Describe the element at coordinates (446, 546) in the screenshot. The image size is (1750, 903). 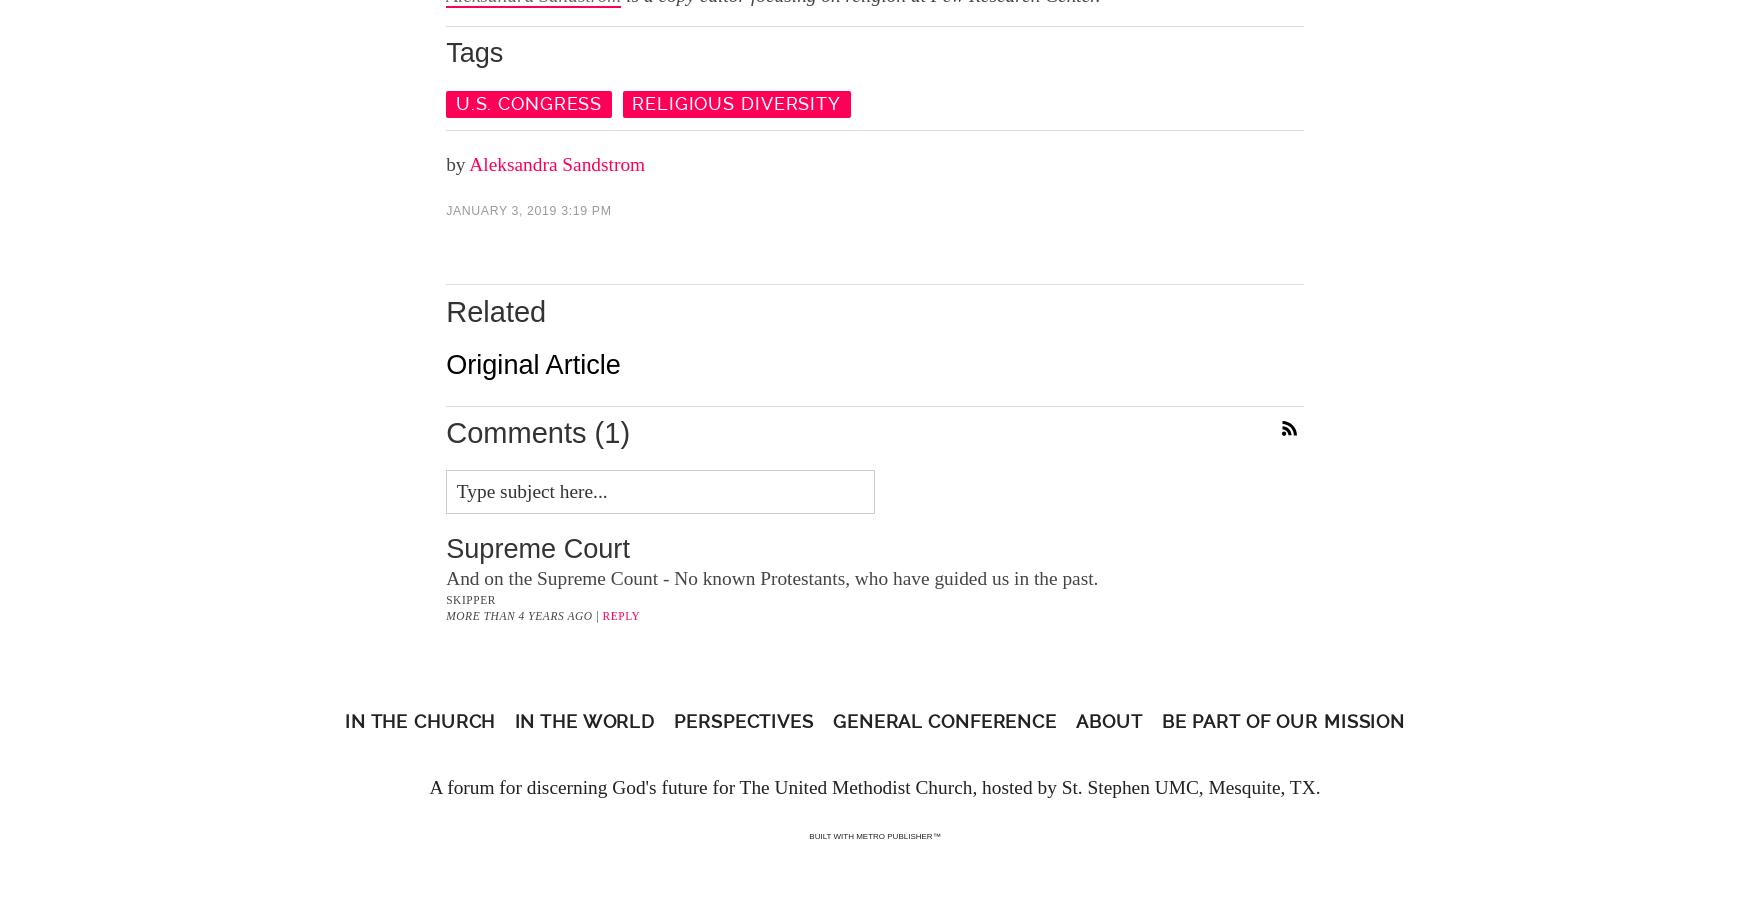
I see `'Supreme Court'` at that location.